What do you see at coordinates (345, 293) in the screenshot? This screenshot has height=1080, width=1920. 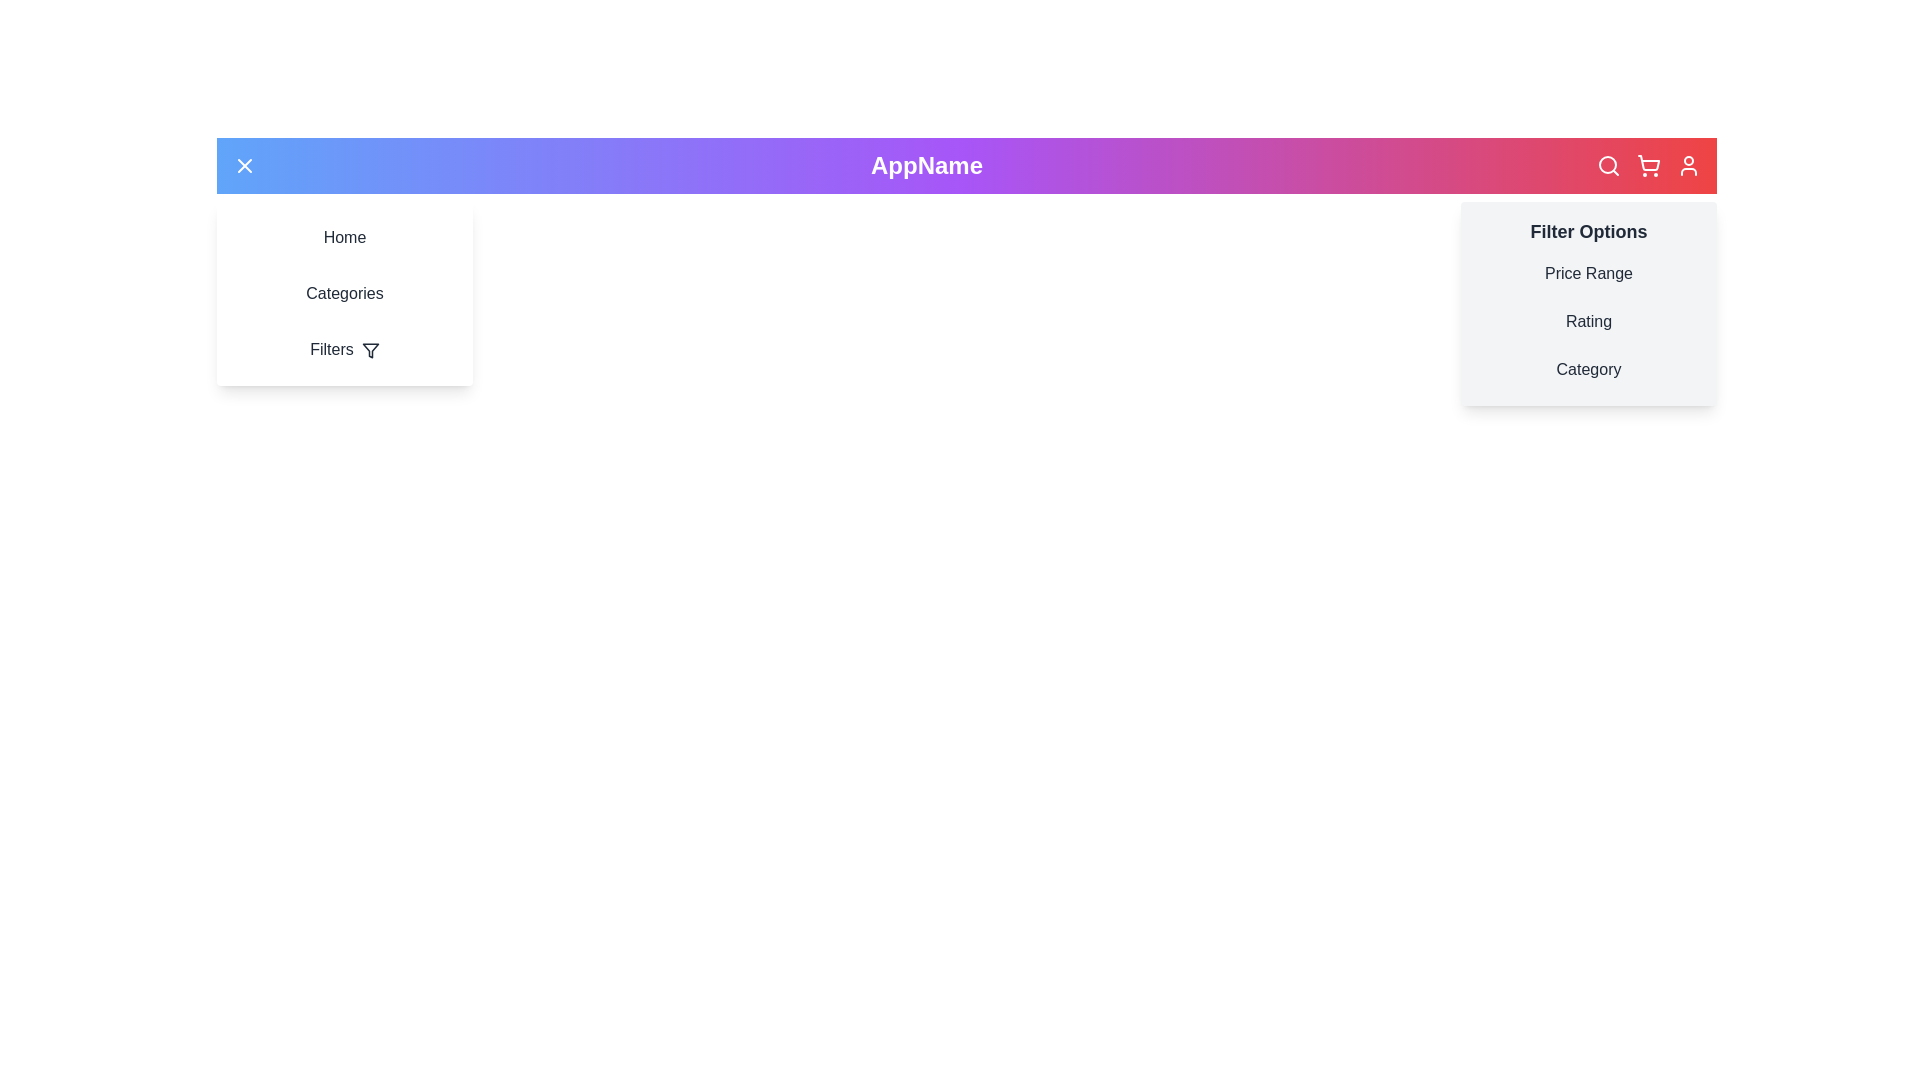 I see `the dropdown menu located on the left side below the top gradient header bar labeled 'AppName'` at bounding box center [345, 293].